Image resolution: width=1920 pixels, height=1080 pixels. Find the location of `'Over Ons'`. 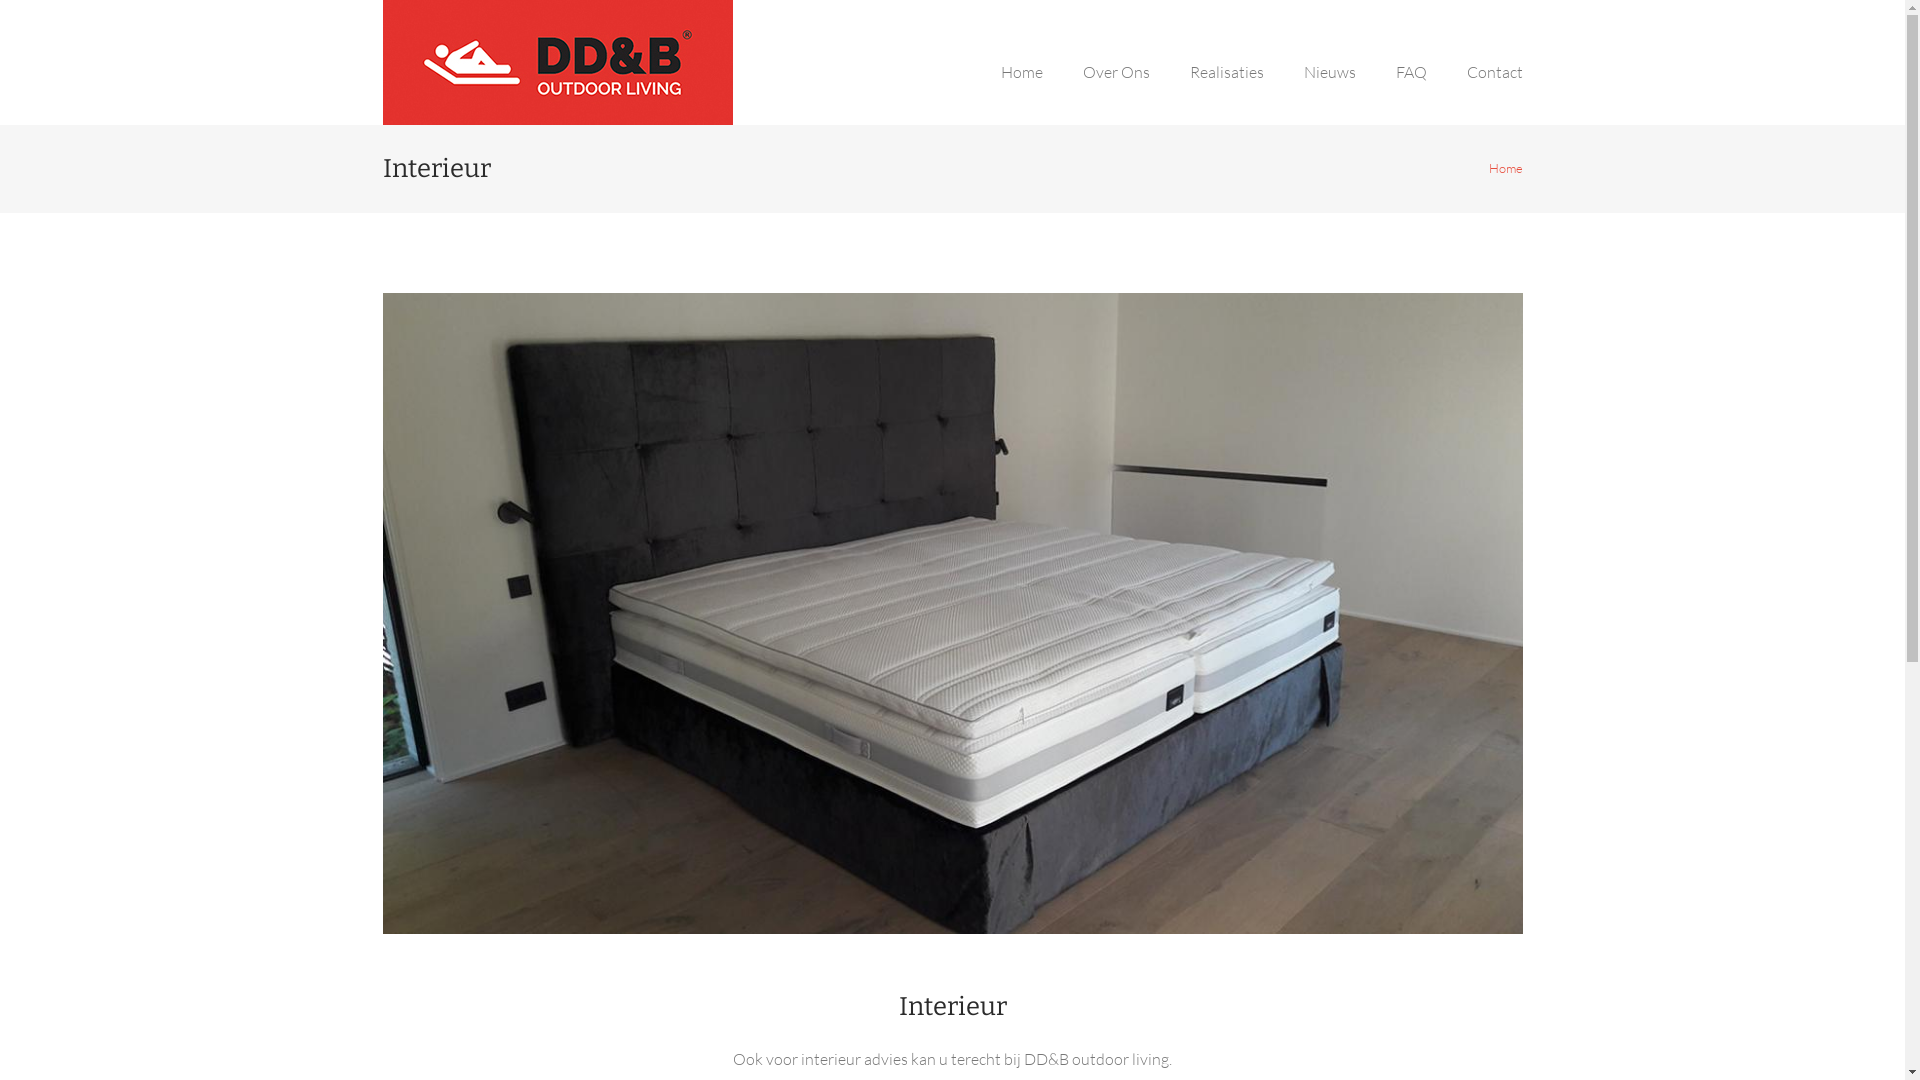

'Over Ons' is located at coordinates (1114, 93).